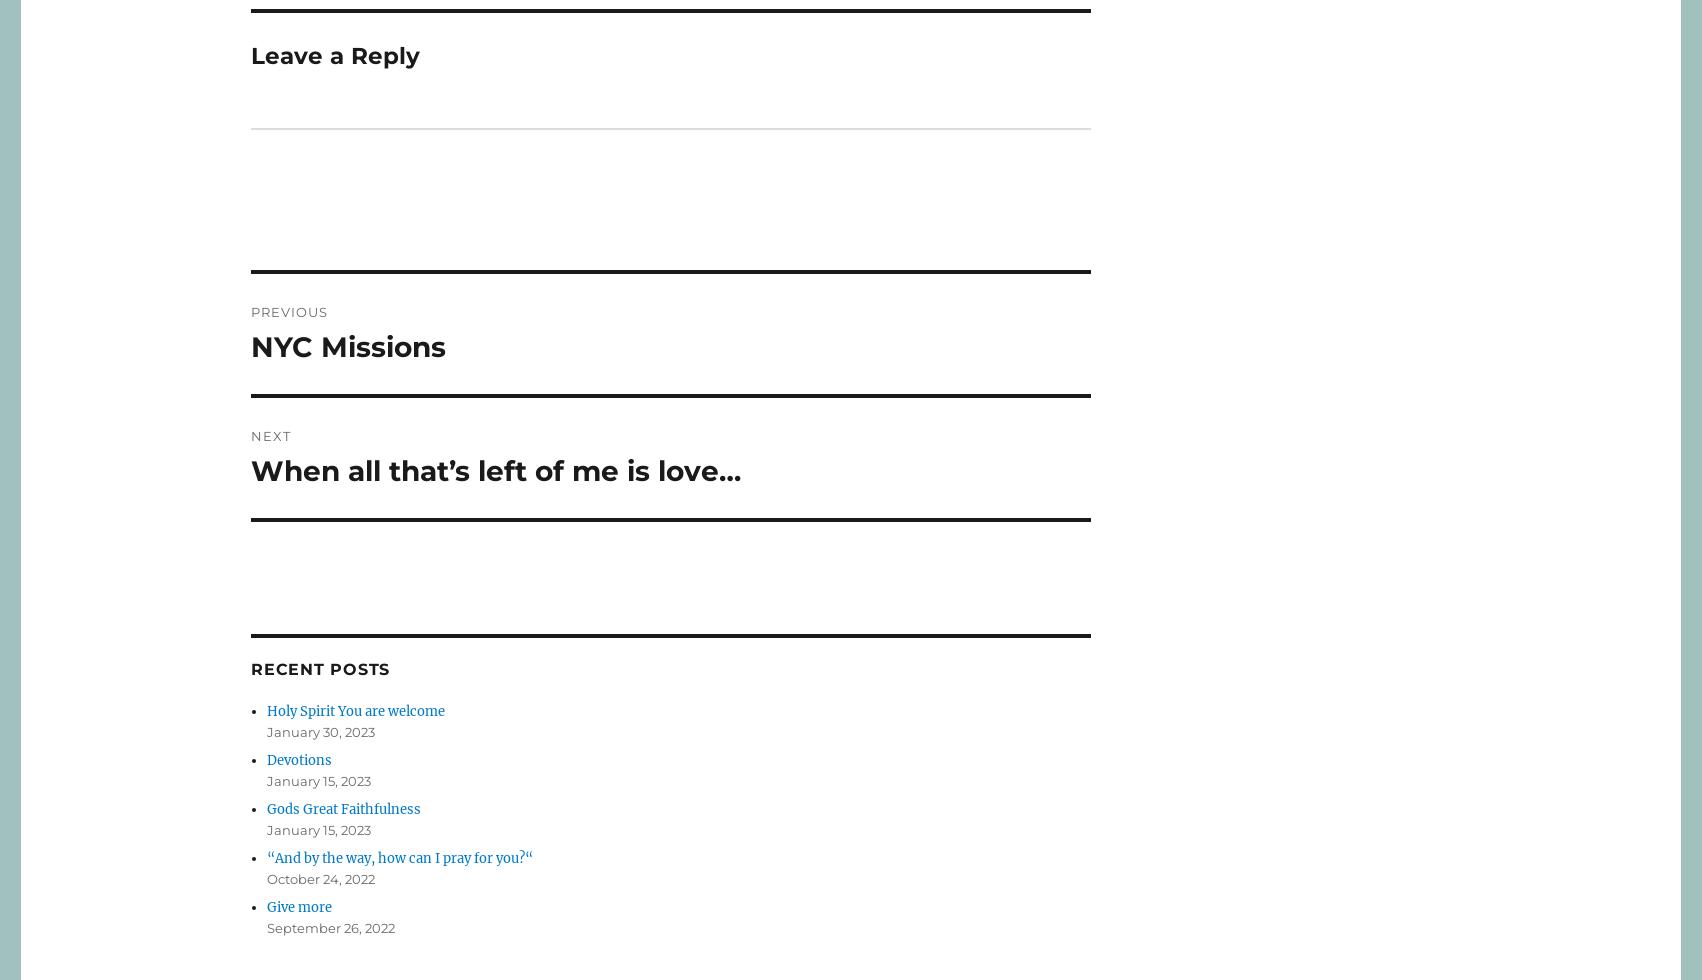 This screenshot has height=980, width=1702. I want to click on '“And by the way, how can I pray for you?“', so click(399, 857).